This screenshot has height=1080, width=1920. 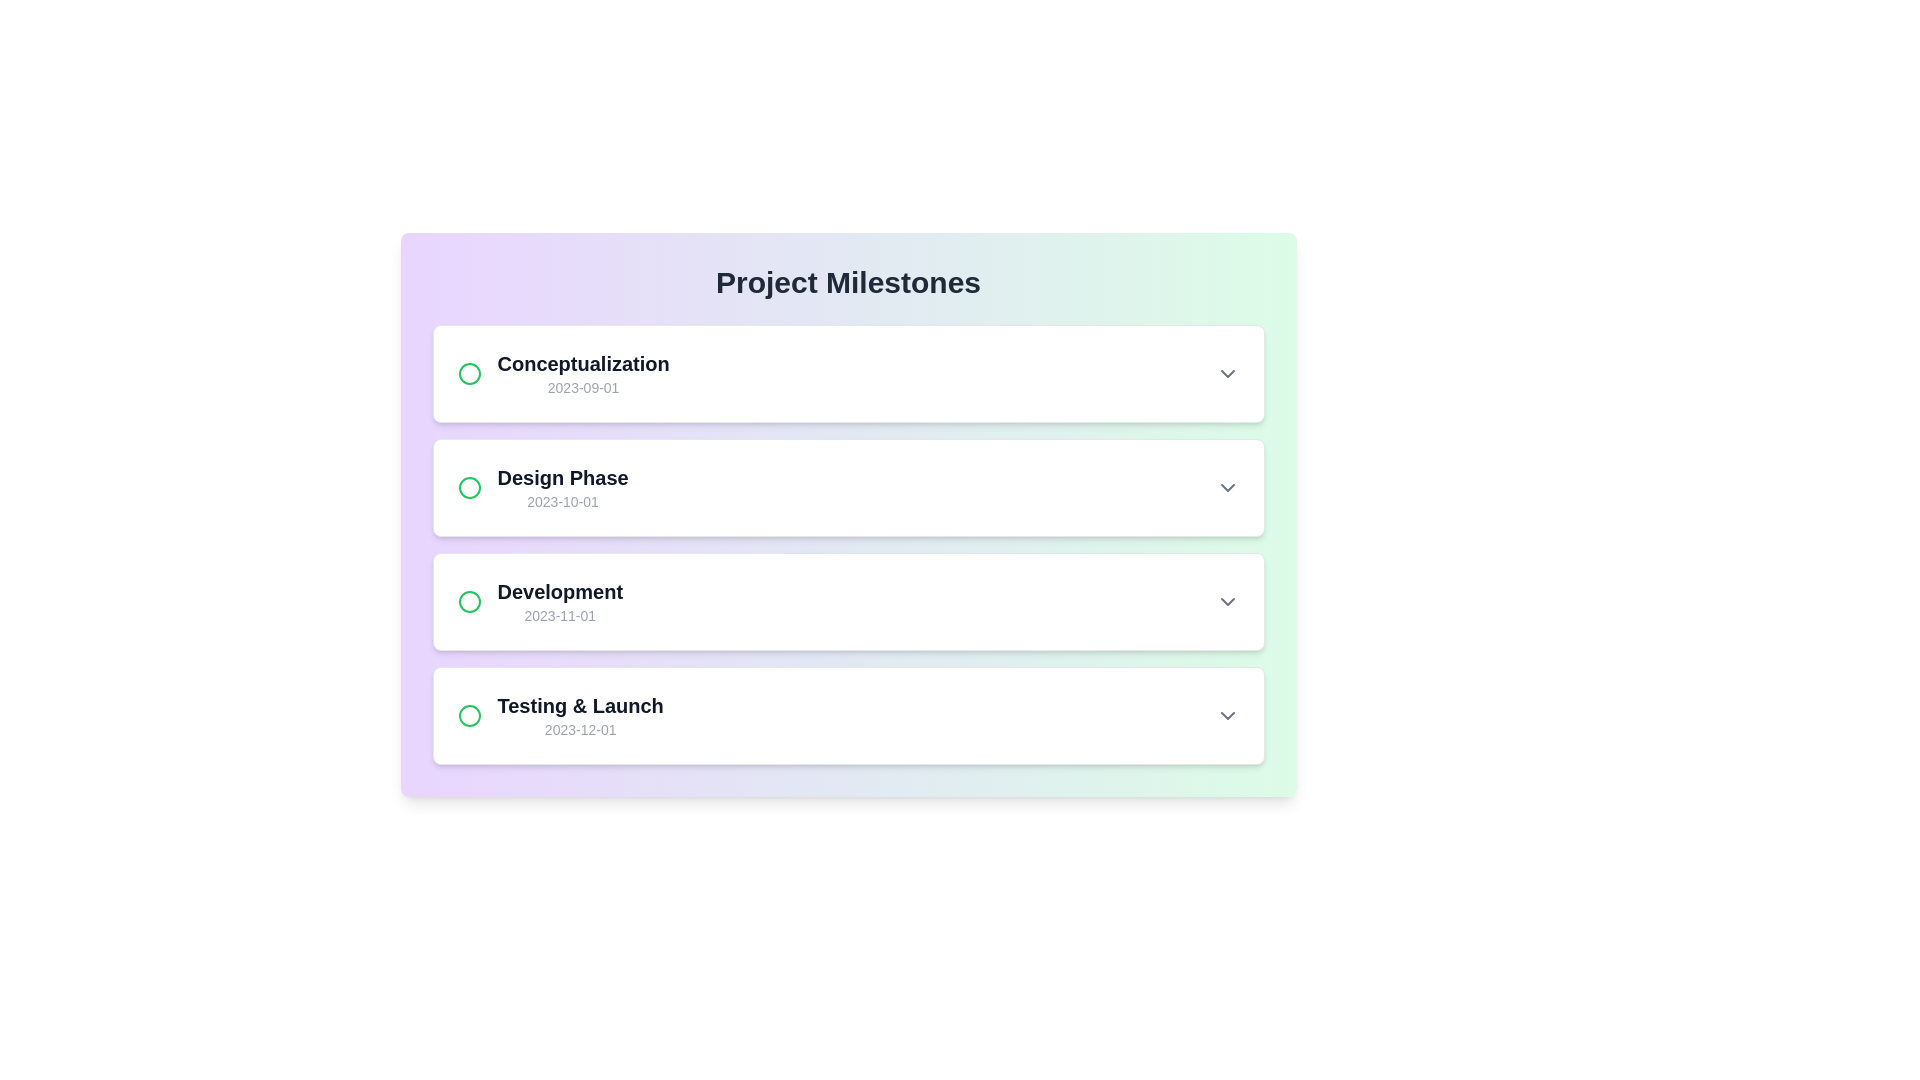 What do you see at coordinates (468, 600) in the screenshot?
I see `the circular icon with a green border located to the left of the 'Development' text label within the third milestone in the milestone list` at bounding box center [468, 600].